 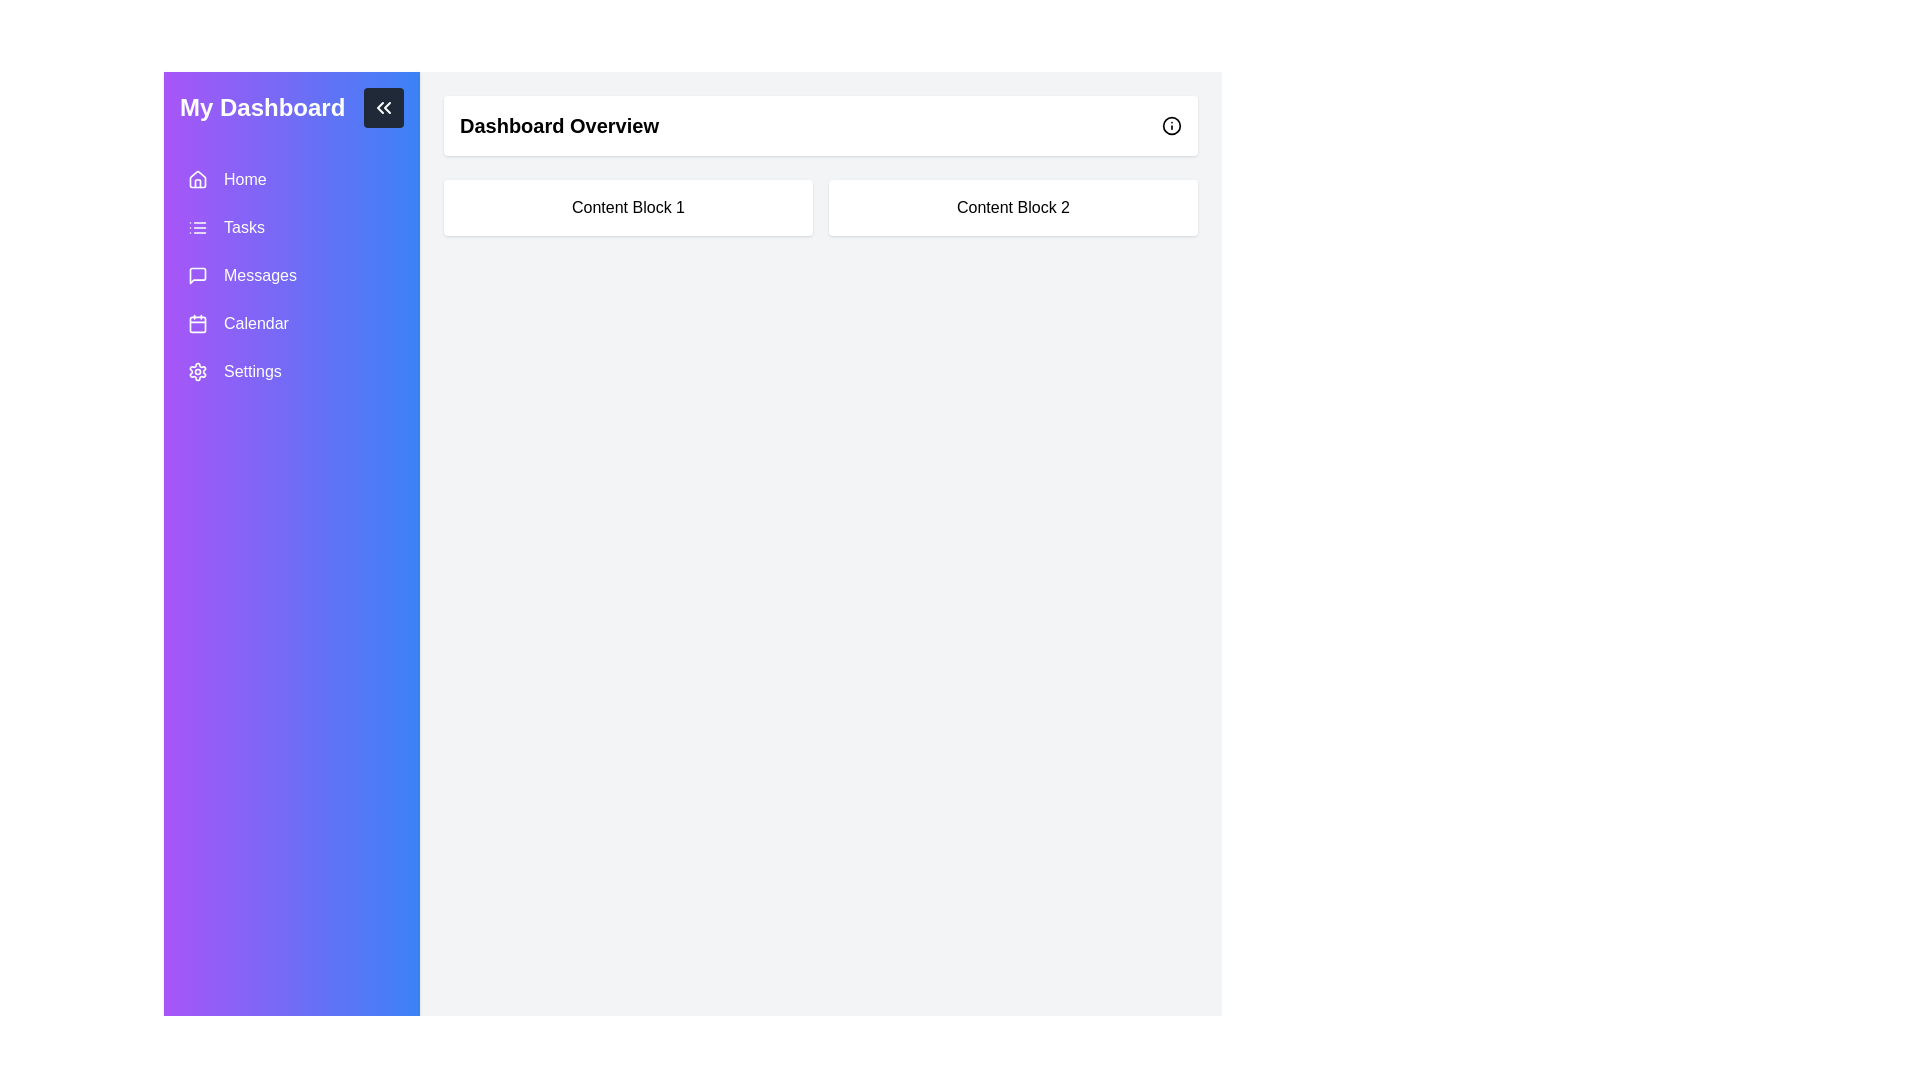 I want to click on navigation label indicating the section or page of the interface related to 'Home', so click(x=244, y=180).